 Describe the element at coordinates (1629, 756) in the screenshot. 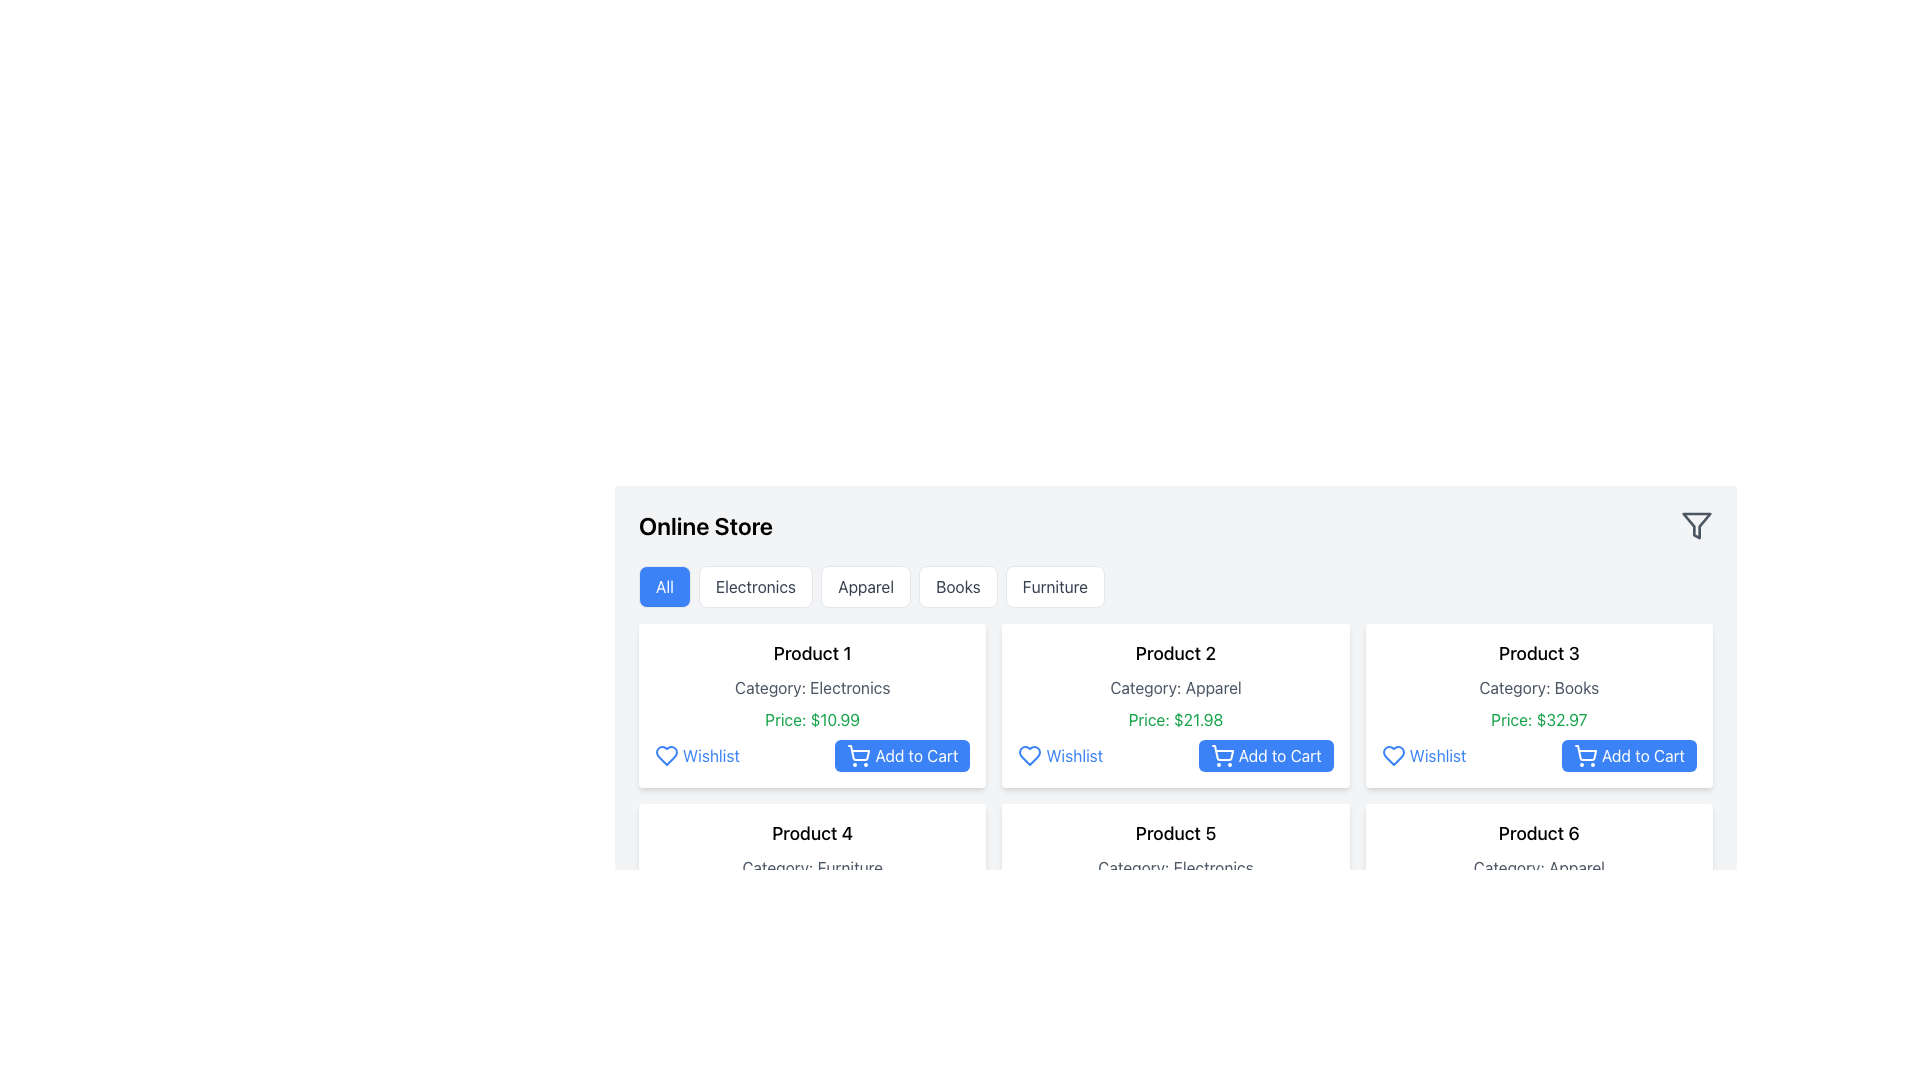

I see `the 'Add to Cart' button for Product 3 (Books, $32.97) located at the bottom-right corner of the third product card in the grid layout` at that location.